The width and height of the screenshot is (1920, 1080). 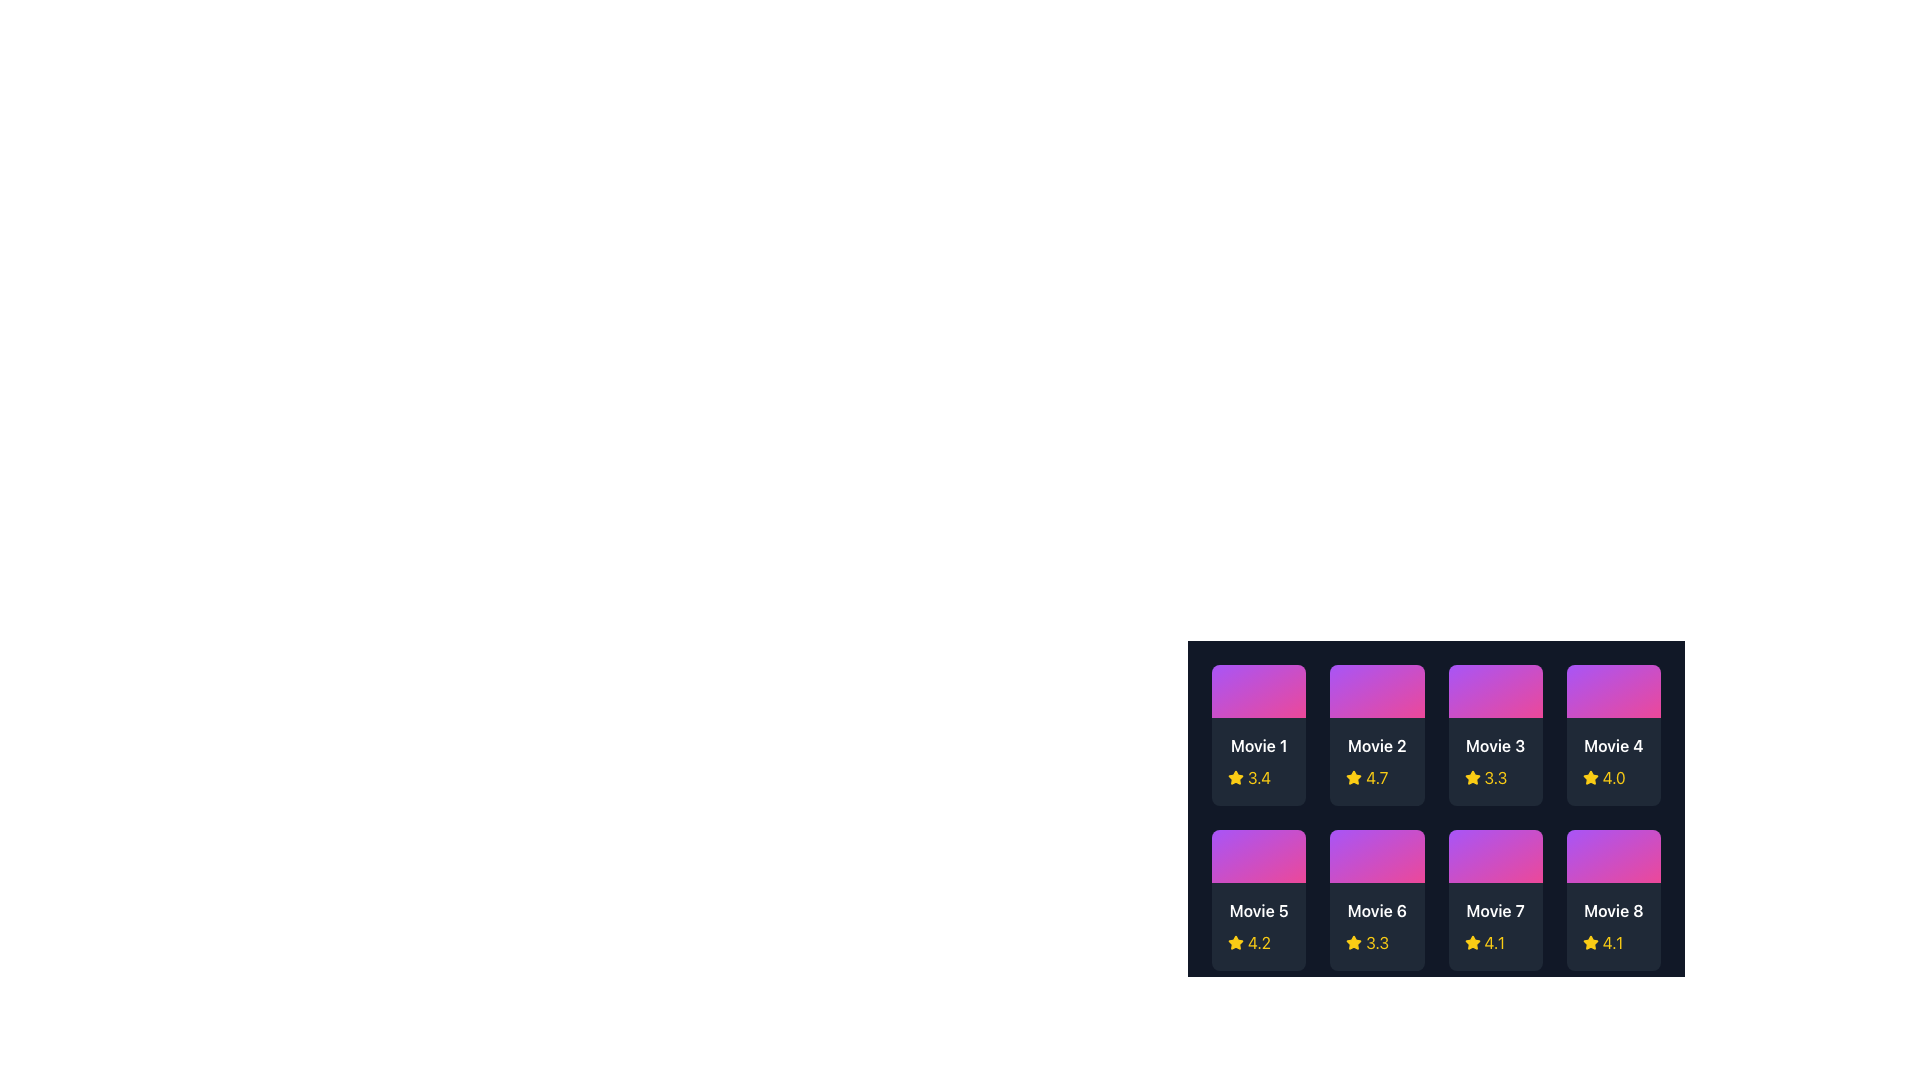 I want to click on the text label displaying 'Movie 2' which is styled in bold white font on a dark blue background and is the second element in a horizontal grid layout, so click(x=1376, y=746).